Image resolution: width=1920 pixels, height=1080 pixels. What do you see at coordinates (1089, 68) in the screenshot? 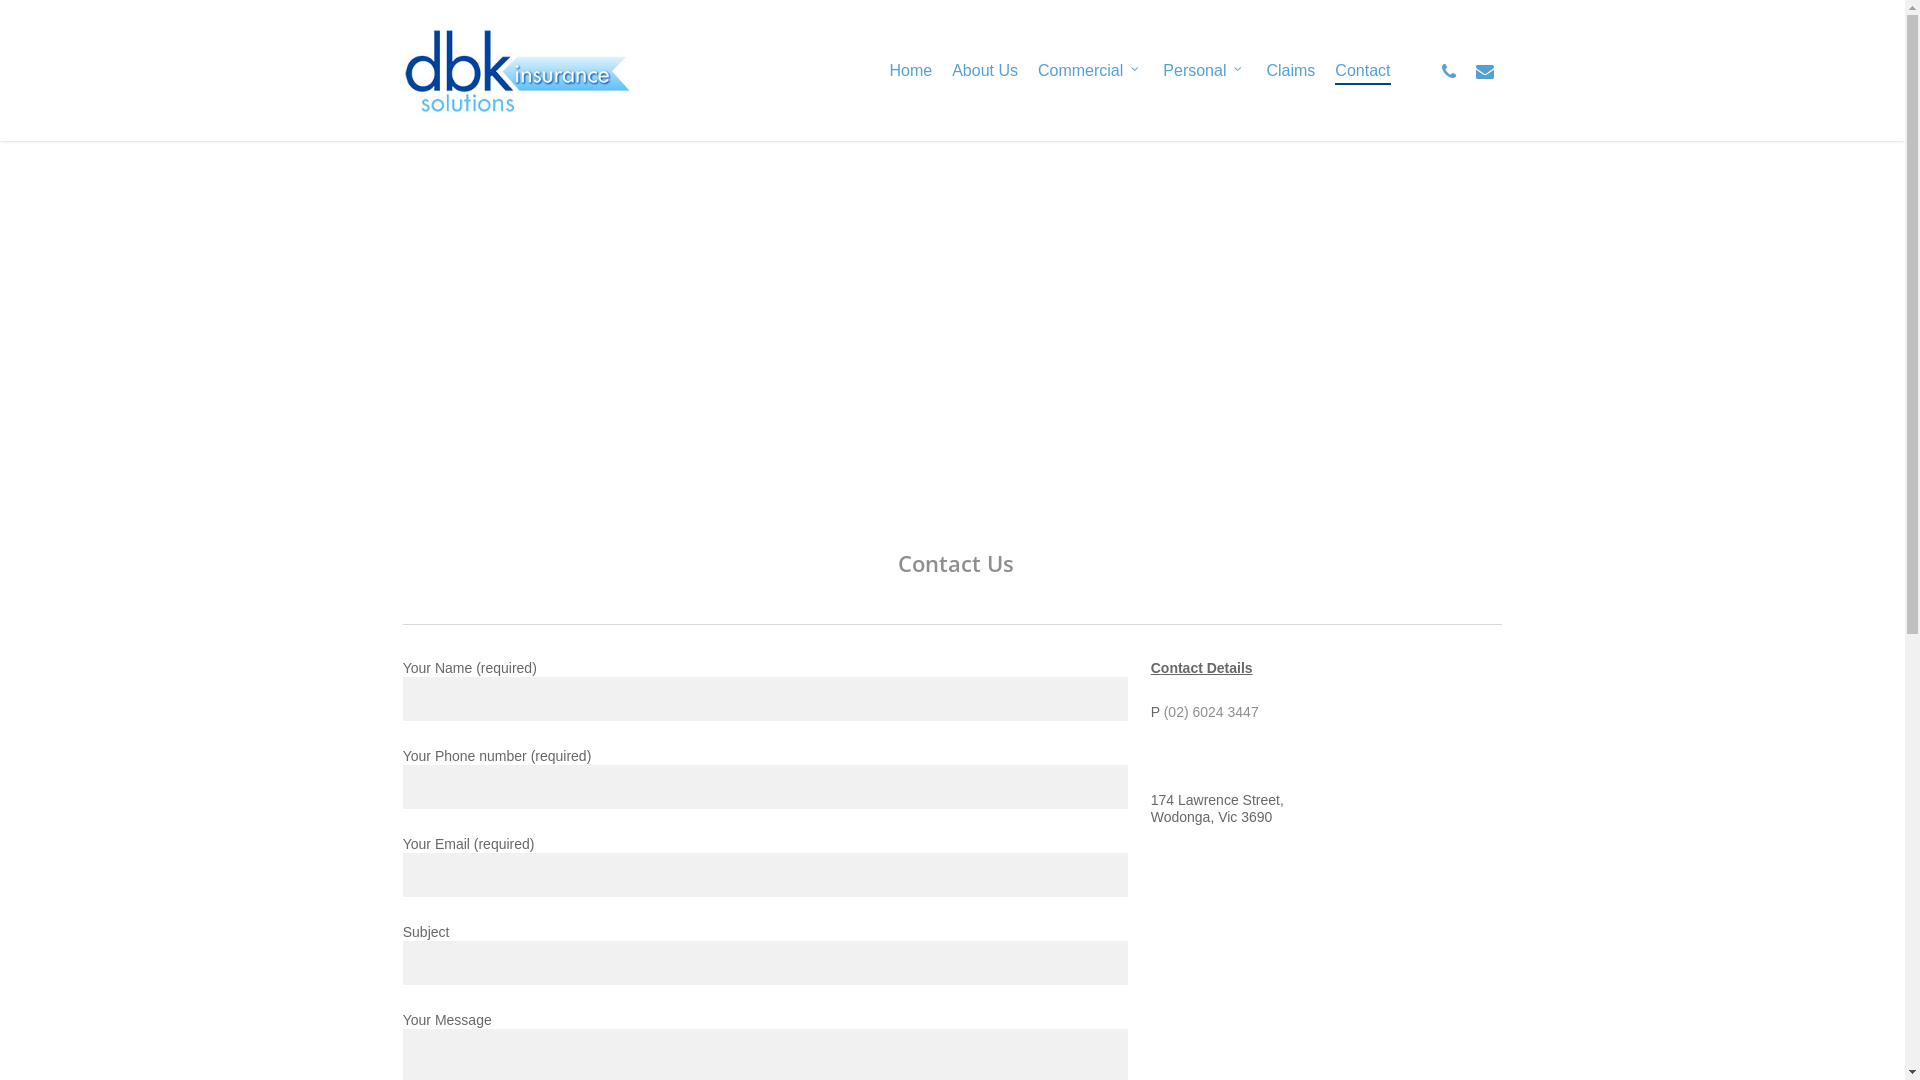
I see `'Commercial'` at bounding box center [1089, 68].